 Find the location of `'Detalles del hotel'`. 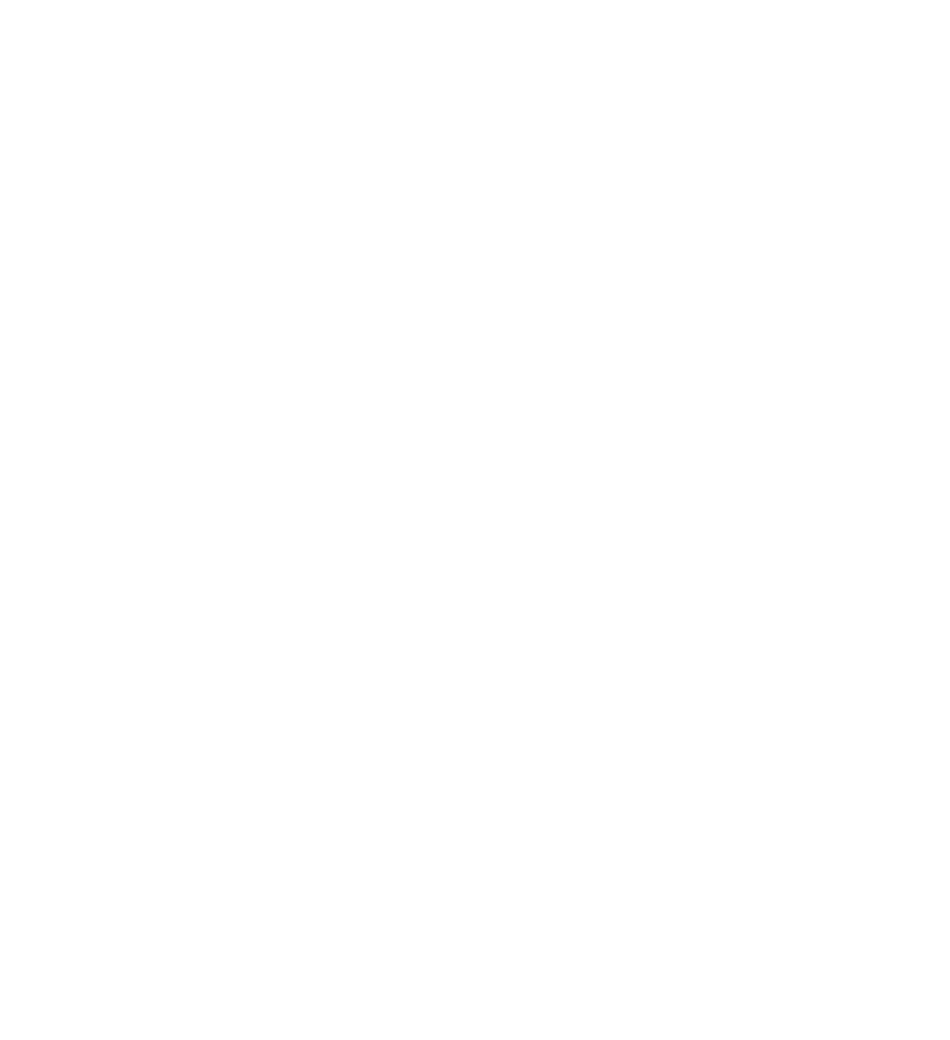

'Detalles del hotel' is located at coordinates (193, 864).